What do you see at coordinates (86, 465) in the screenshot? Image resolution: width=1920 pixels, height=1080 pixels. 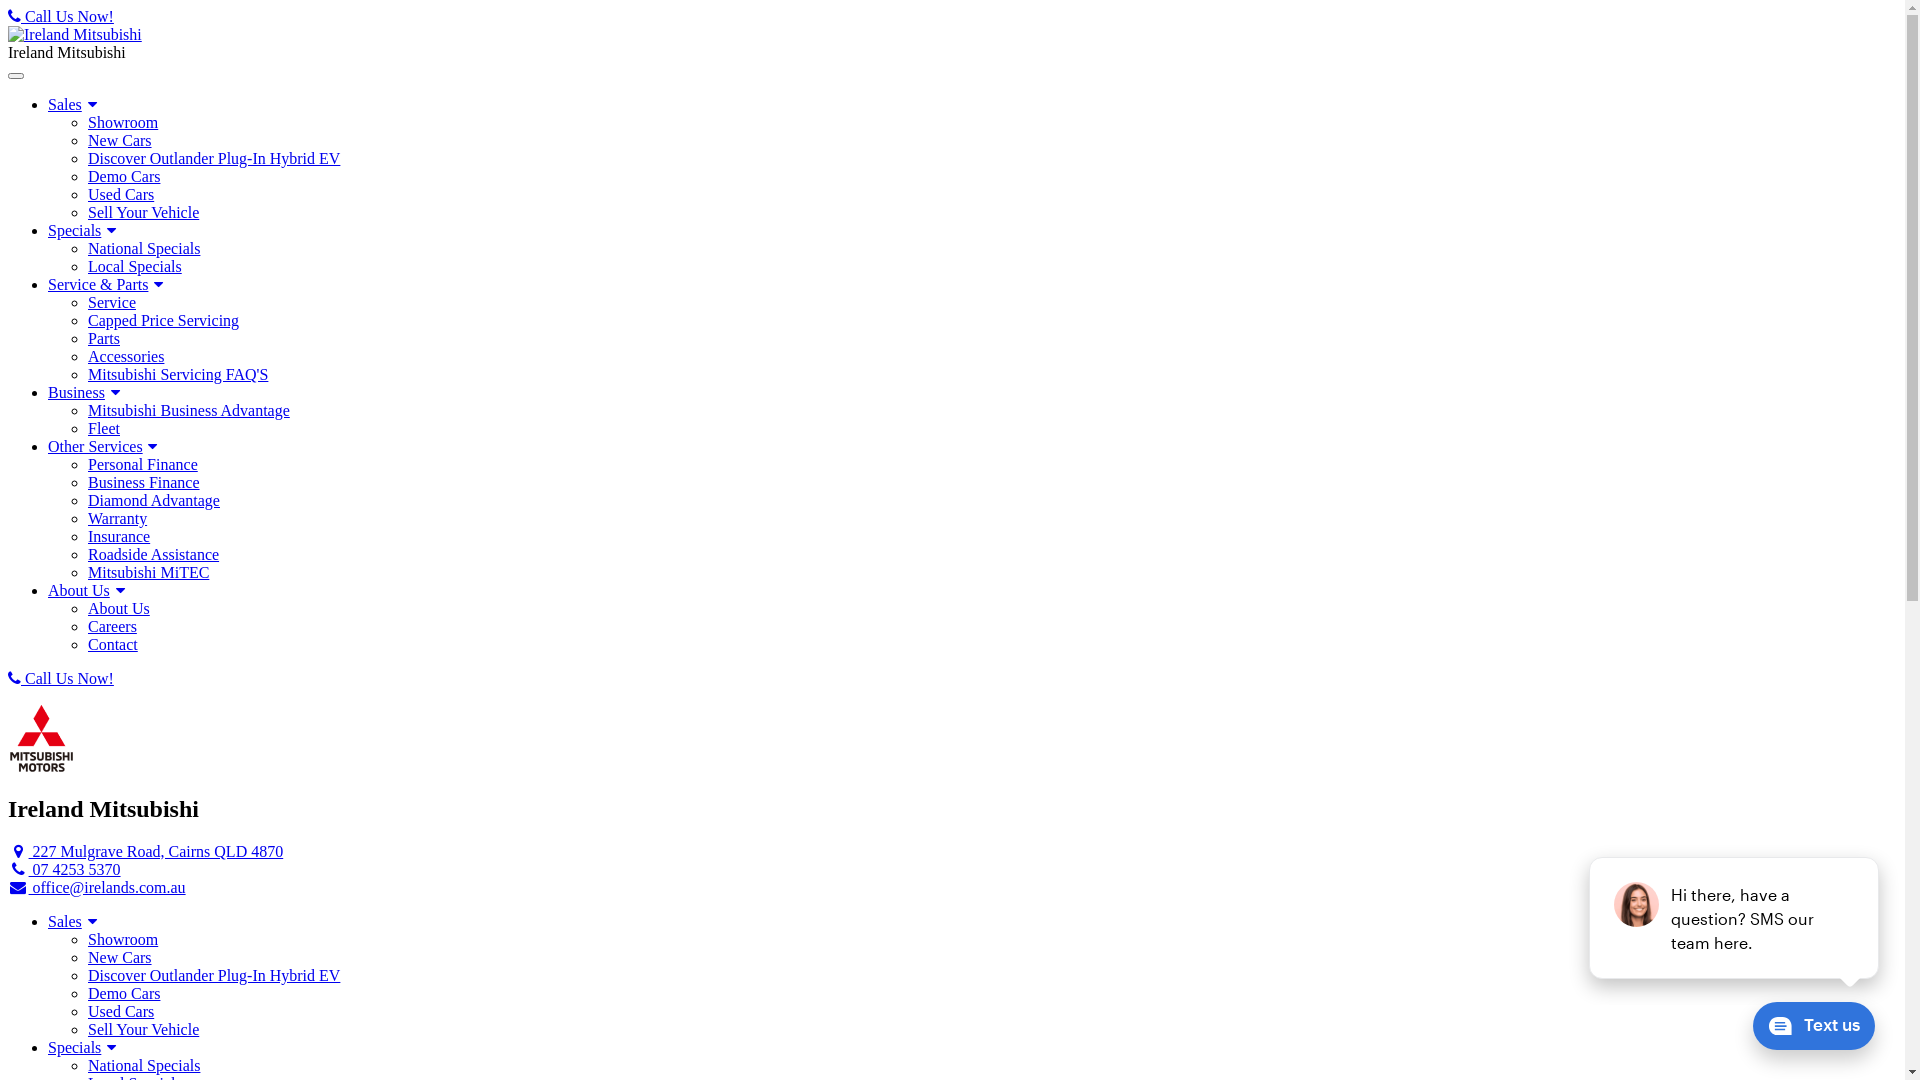 I see `'Personal Finance'` at bounding box center [86, 465].